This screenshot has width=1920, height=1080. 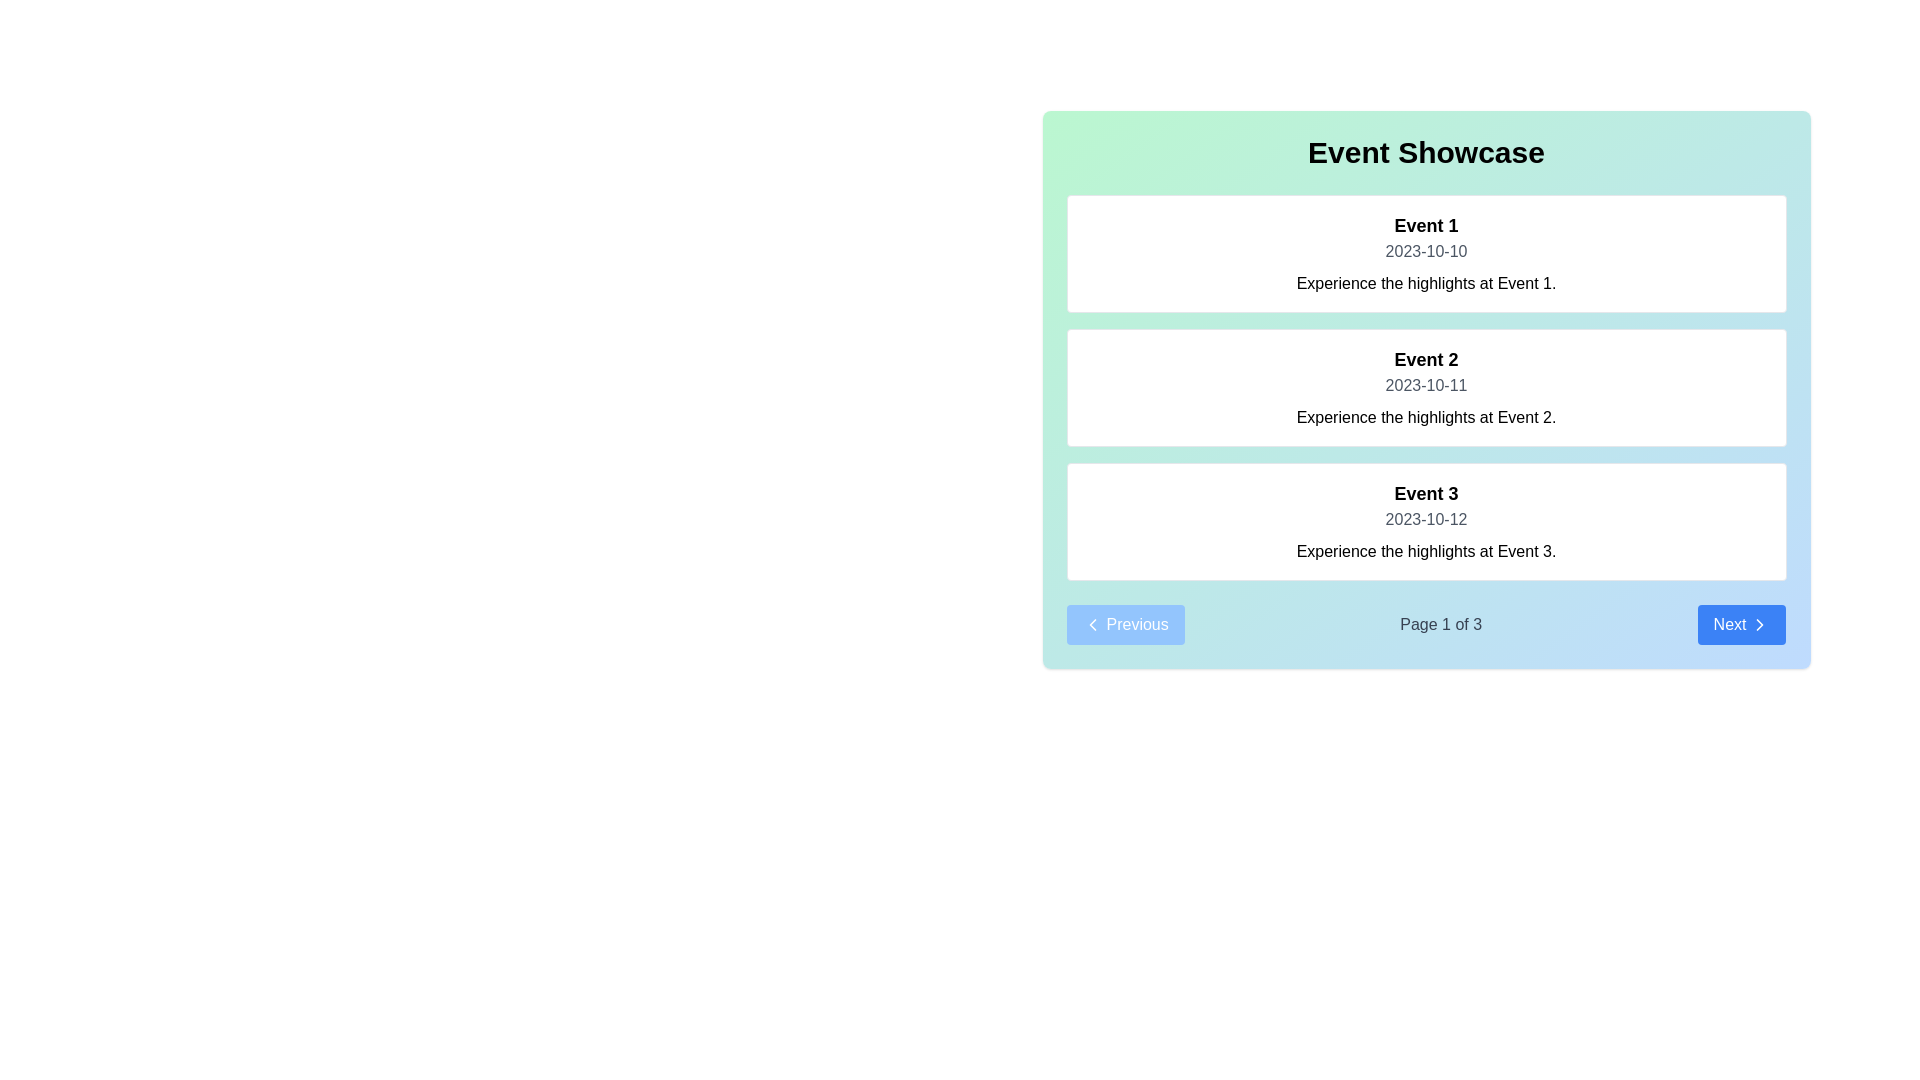 I want to click on the text element displaying 'Page 1 of 3', which is centrally located in the navigation bar between the 'Previous' and 'Next' buttons, so click(x=1441, y=623).